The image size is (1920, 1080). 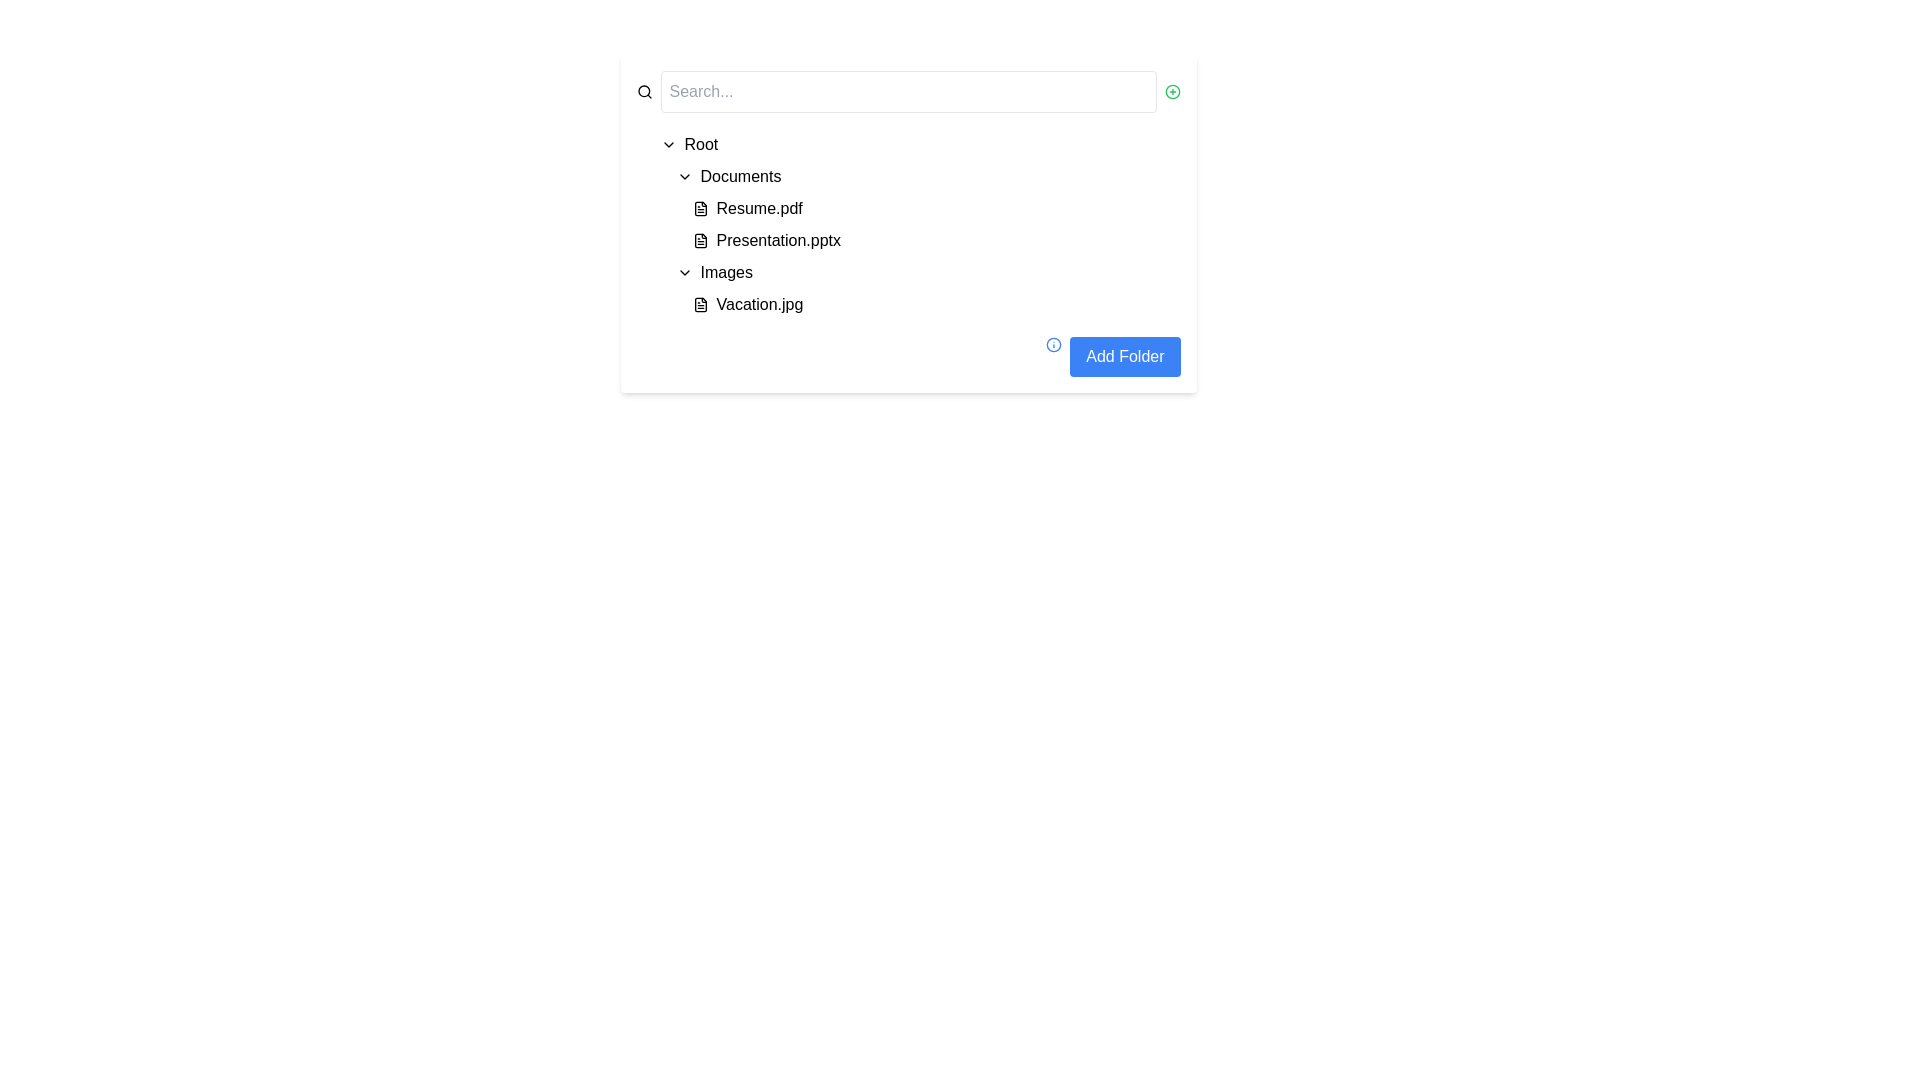 What do you see at coordinates (923, 289) in the screenshot?
I see `the list item representing the file named 'Vacation.jpg'` at bounding box center [923, 289].